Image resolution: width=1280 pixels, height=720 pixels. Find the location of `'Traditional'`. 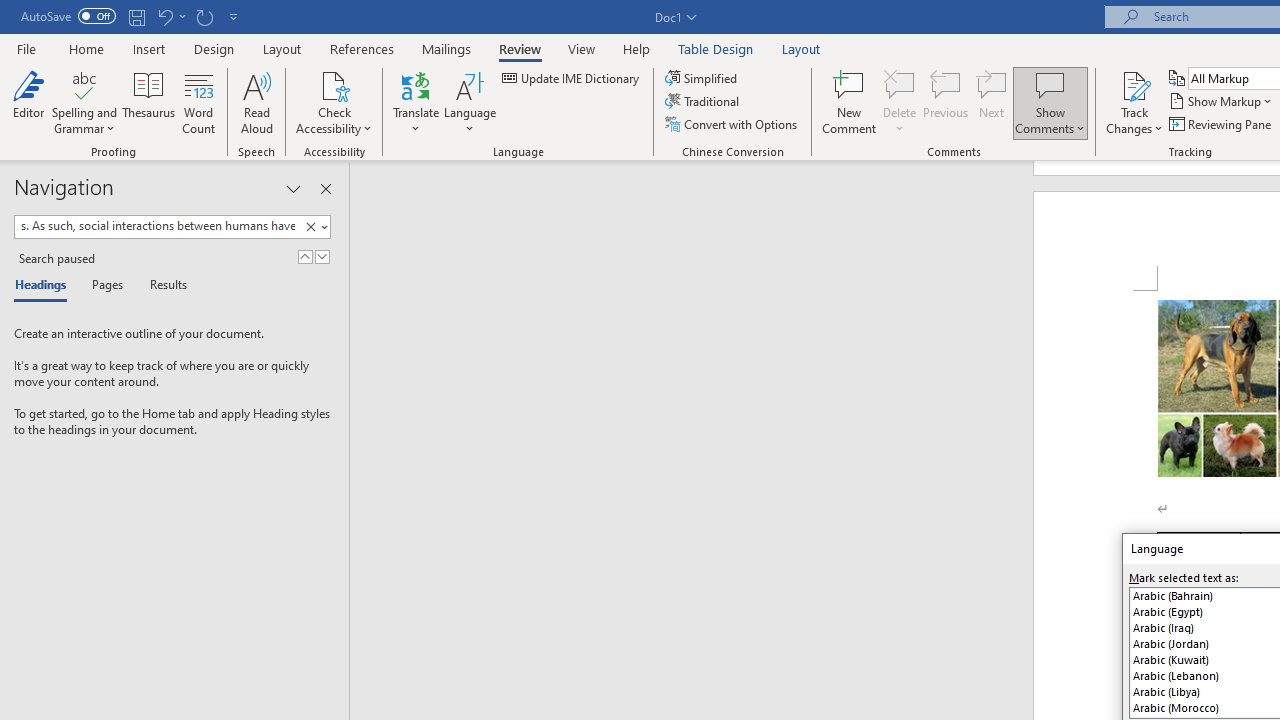

'Traditional' is located at coordinates (704, 101).